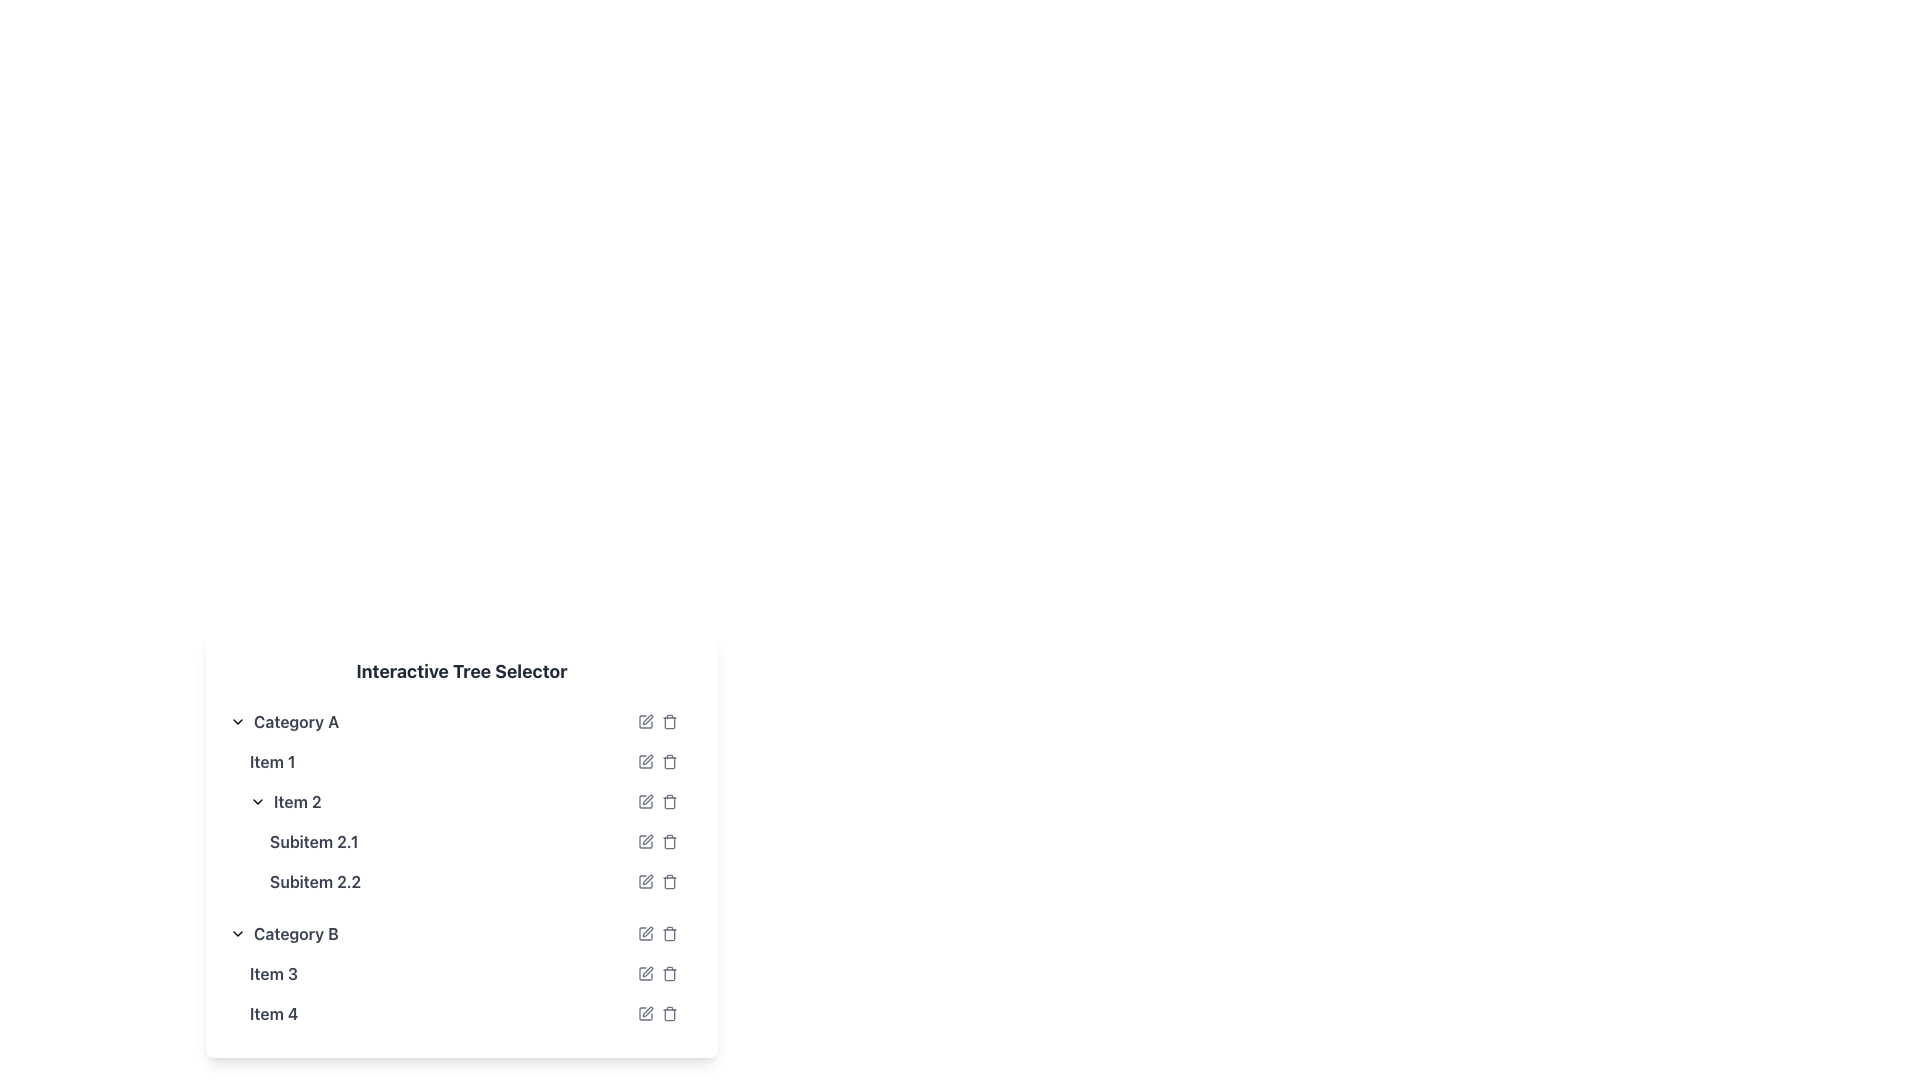 This screenshot has width=1920, height=1080. Describe the element at coordinates (657, 881) in the screenshot. I see `the edit or delete icon pair located to the right of the 'Subitem 2.2' entry under the 'Item 2' section in the hierarchical tree view to emphasize it` at that location.